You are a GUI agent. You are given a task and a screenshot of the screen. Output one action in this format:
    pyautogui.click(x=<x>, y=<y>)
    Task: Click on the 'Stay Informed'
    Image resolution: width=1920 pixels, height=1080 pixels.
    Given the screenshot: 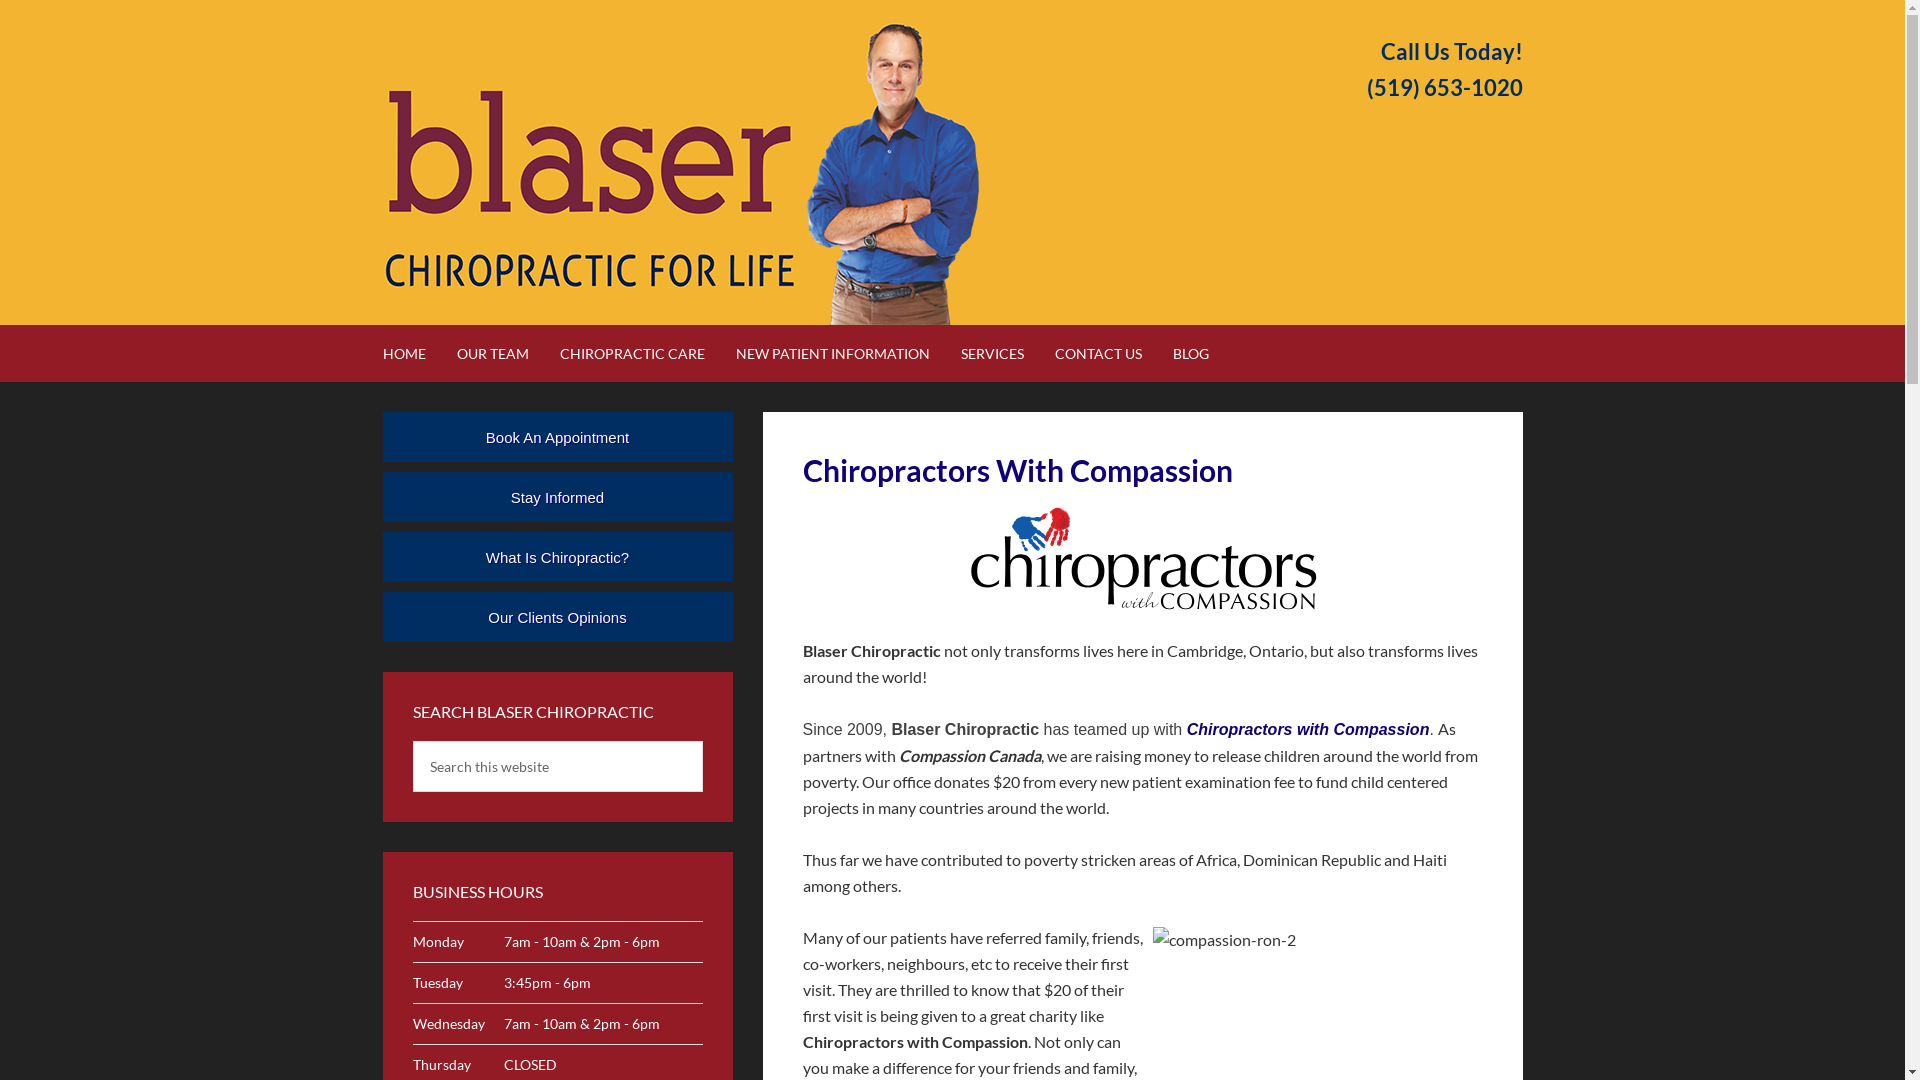 What is the action you would take?
    pyautogui.click(x=556, y=496)
    